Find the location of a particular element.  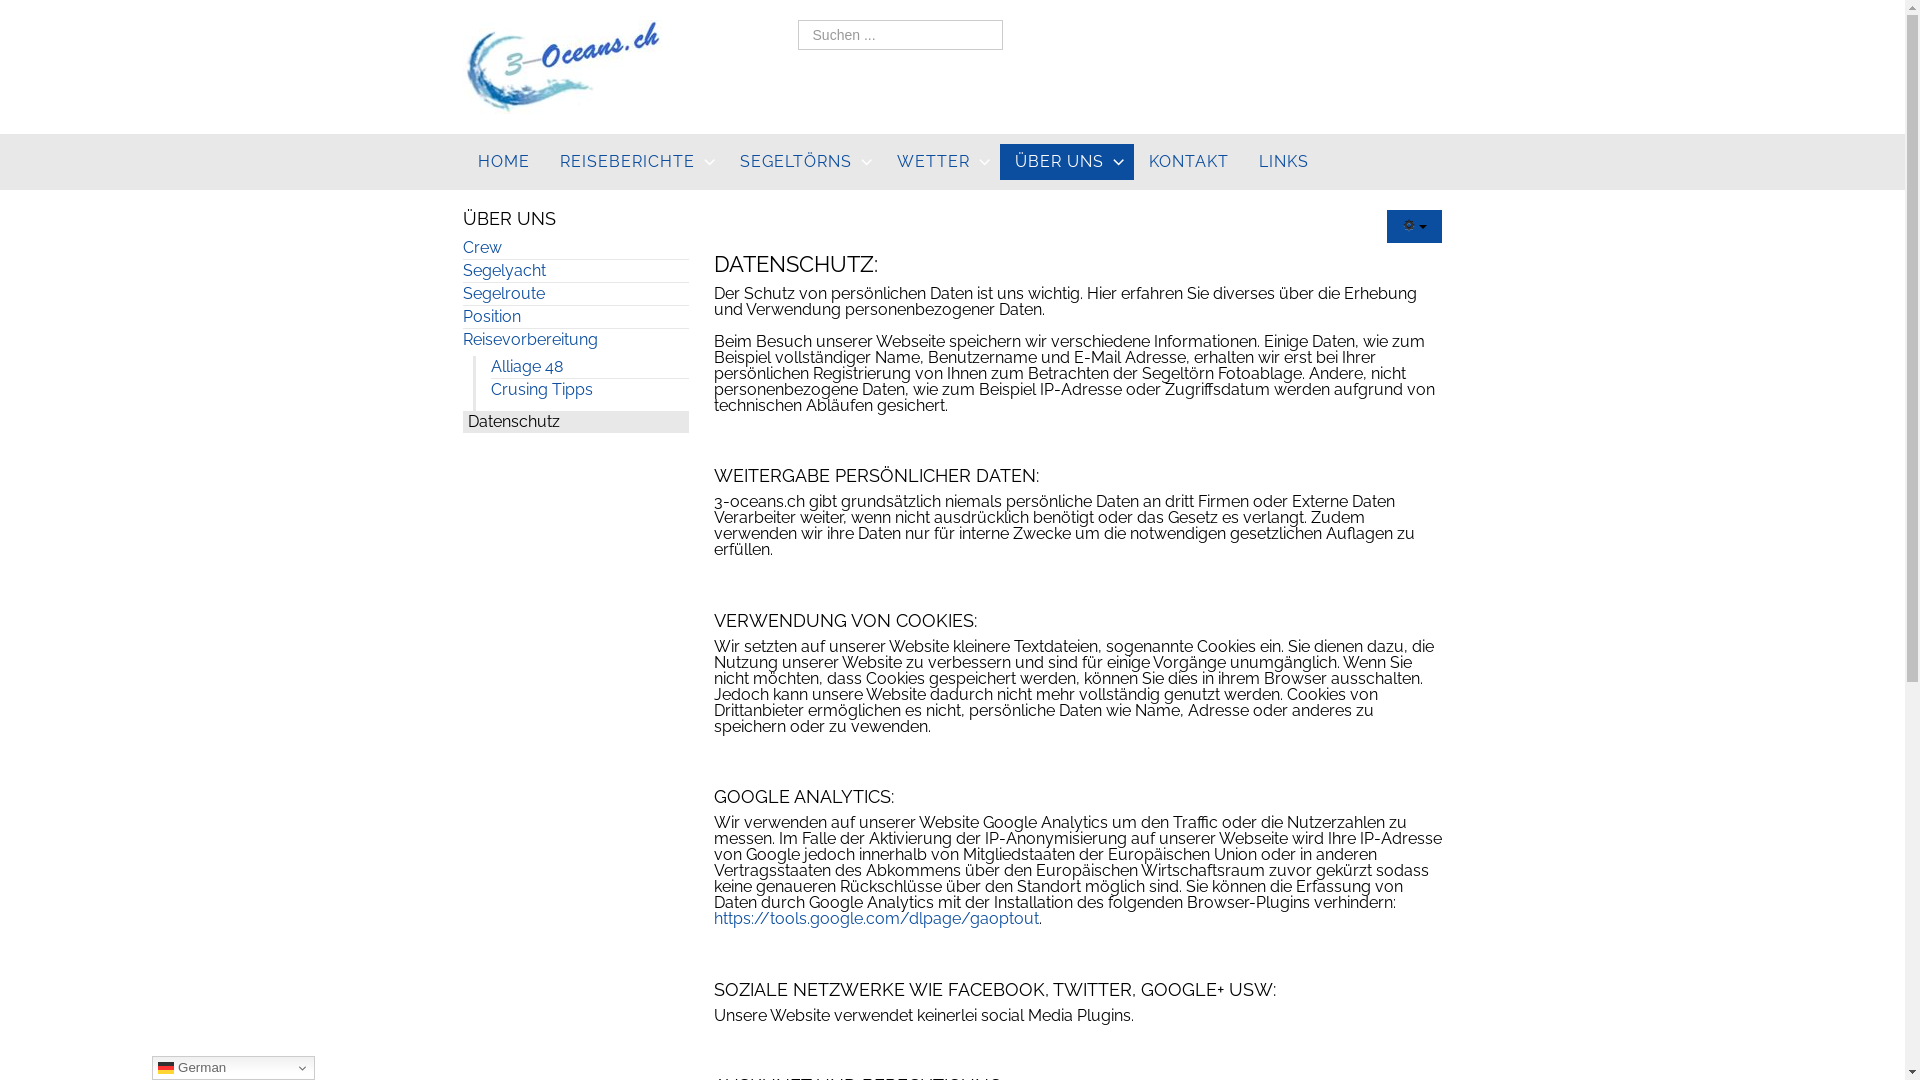

'Reisevorbereitung' is located at coordinates (574, 338).